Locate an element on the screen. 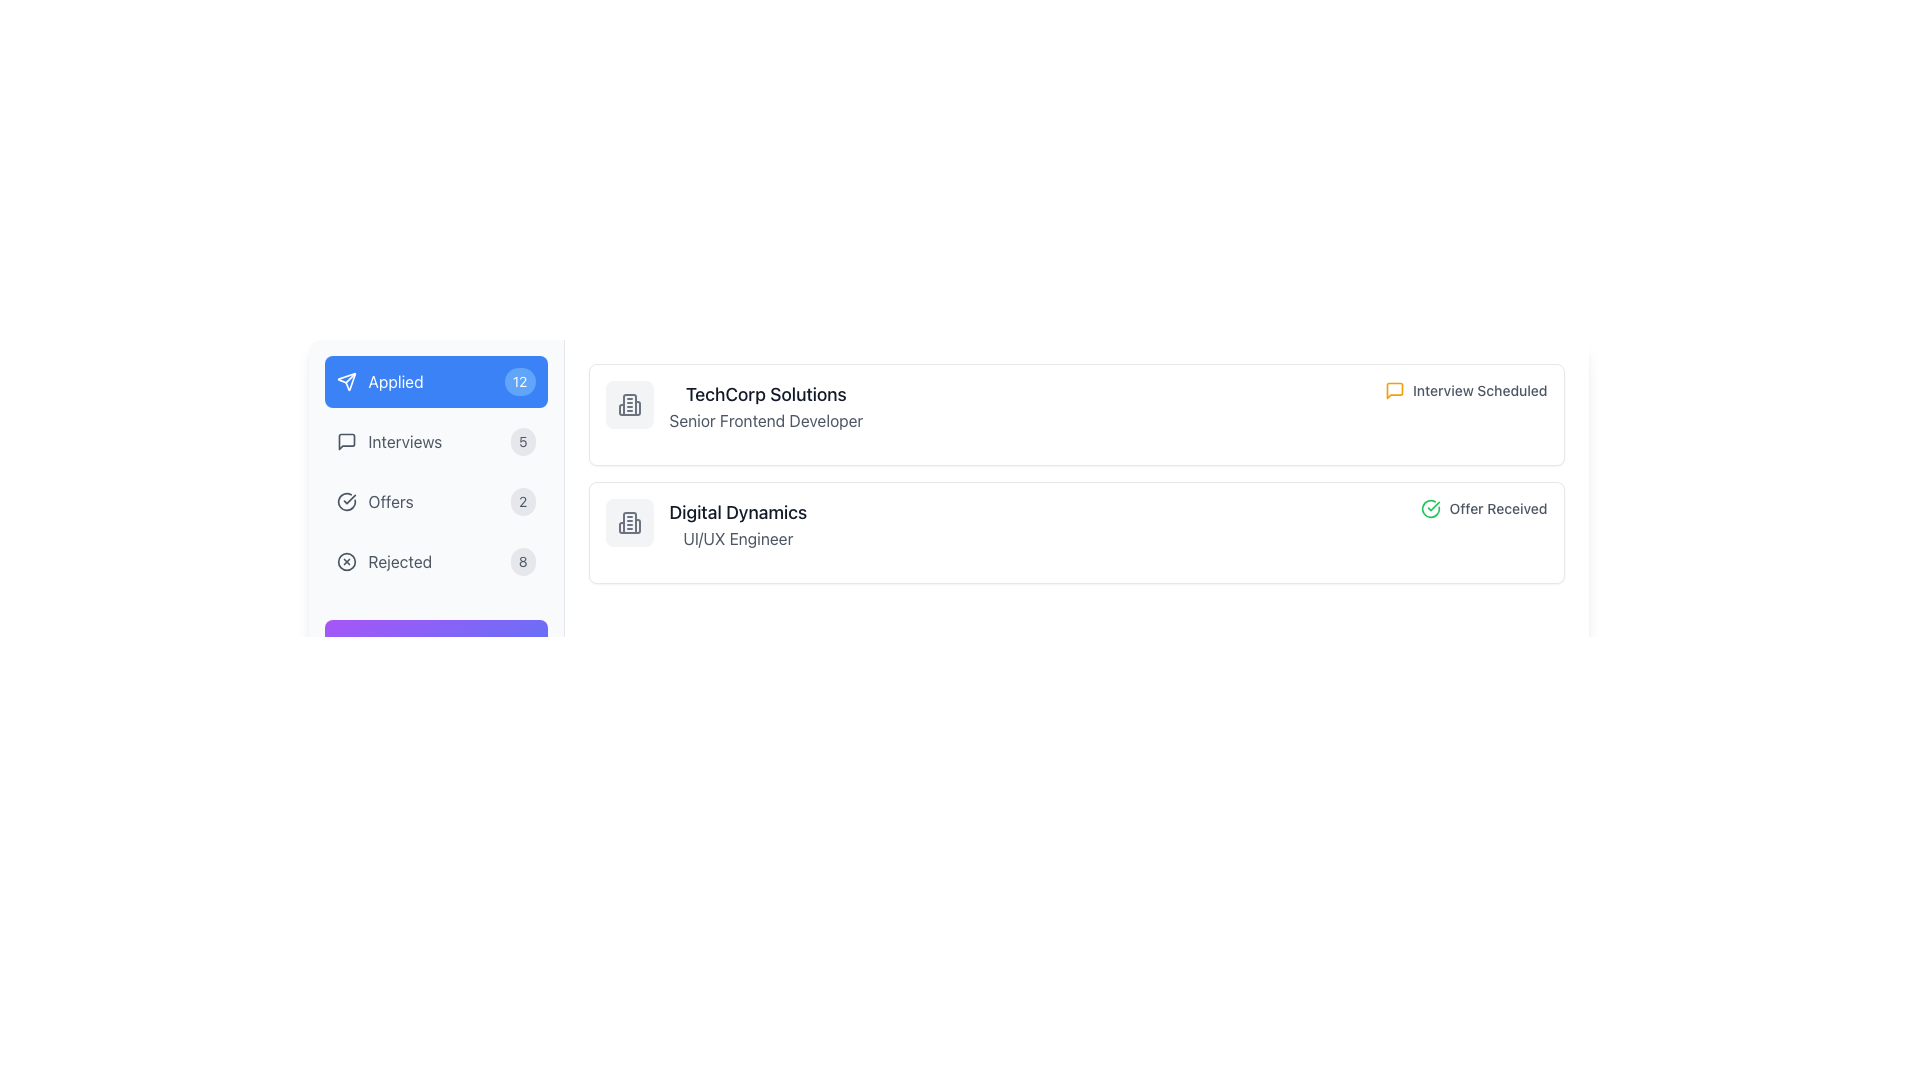 Image resolution: width=1920 pixels, height=1080 pixels. the vertical rectangular building icon within the icon group located to the right of the 'Digital Dynamics' list item is located at coordinates (628, 522).